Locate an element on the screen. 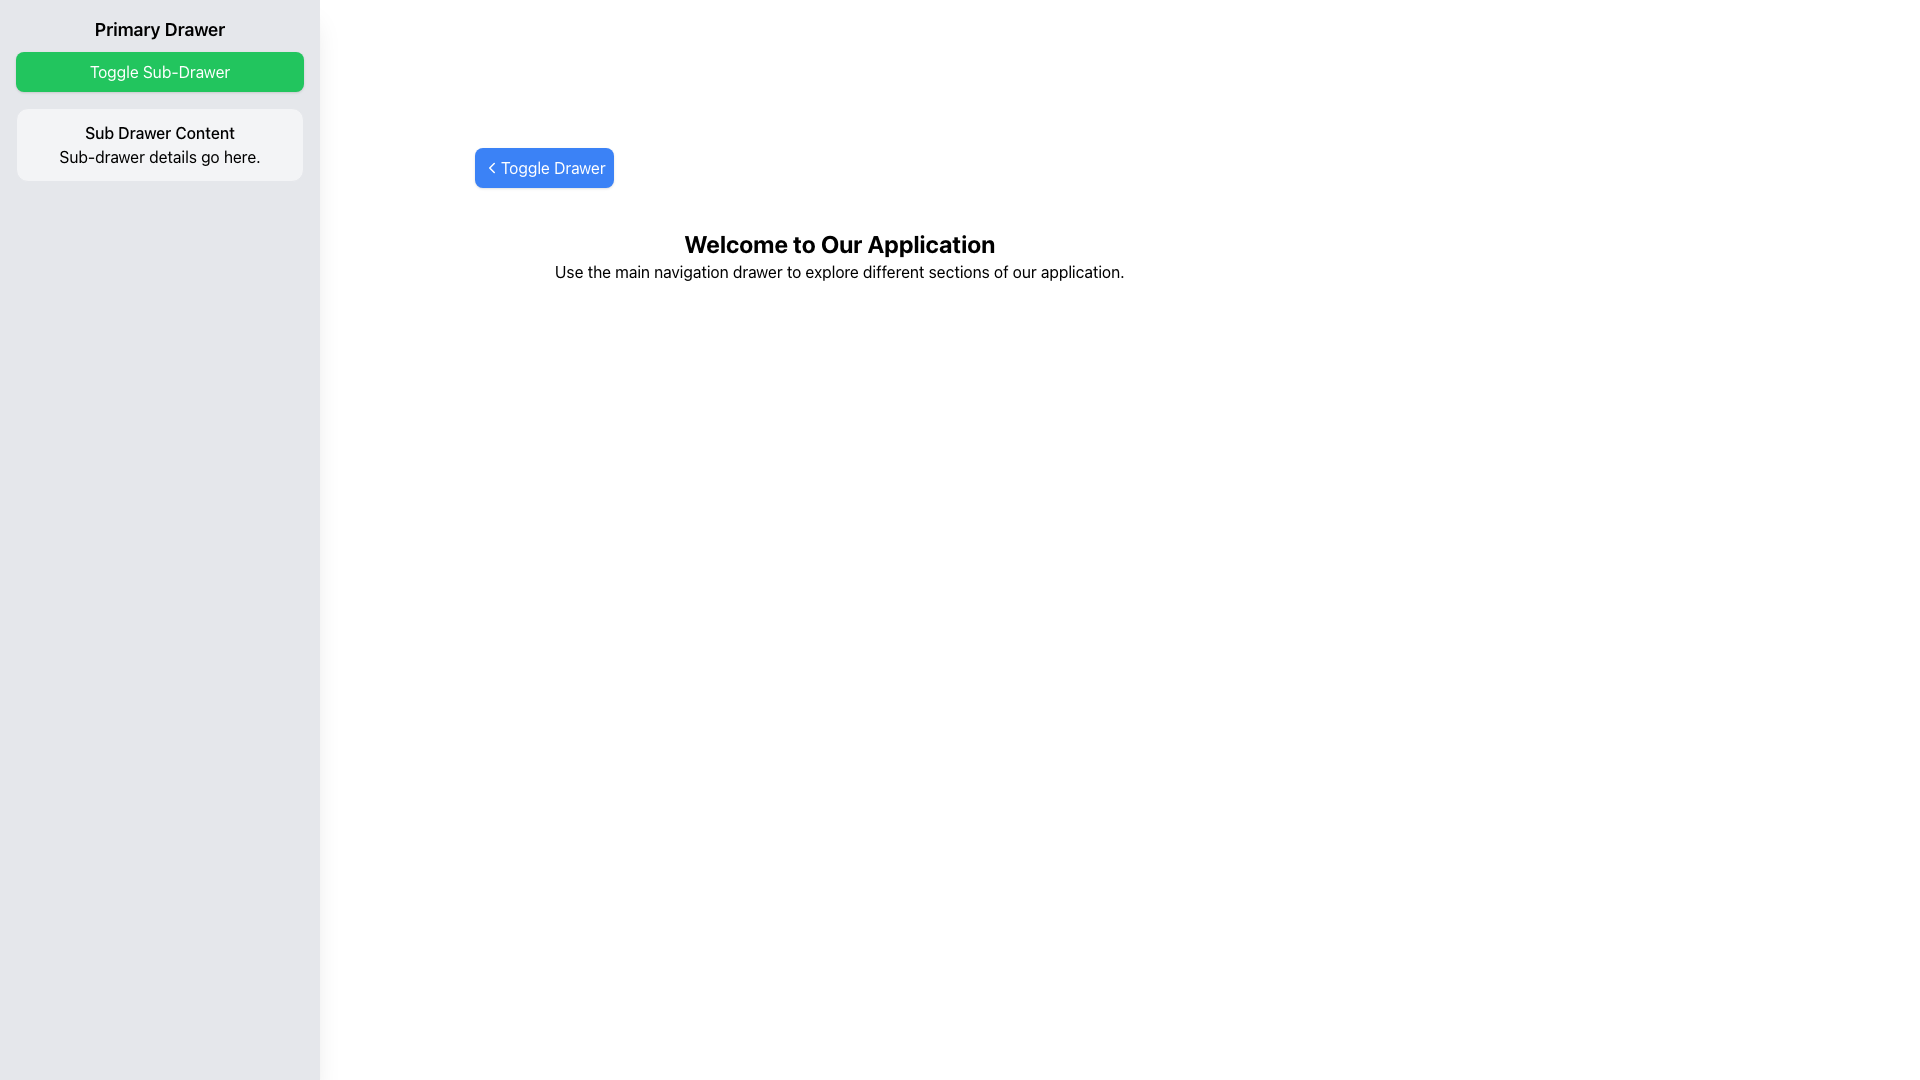  text from the Text Group that contains the heading 'Welcome to Our Application' and additional navigation instructions is located at coordinates (839, 254).